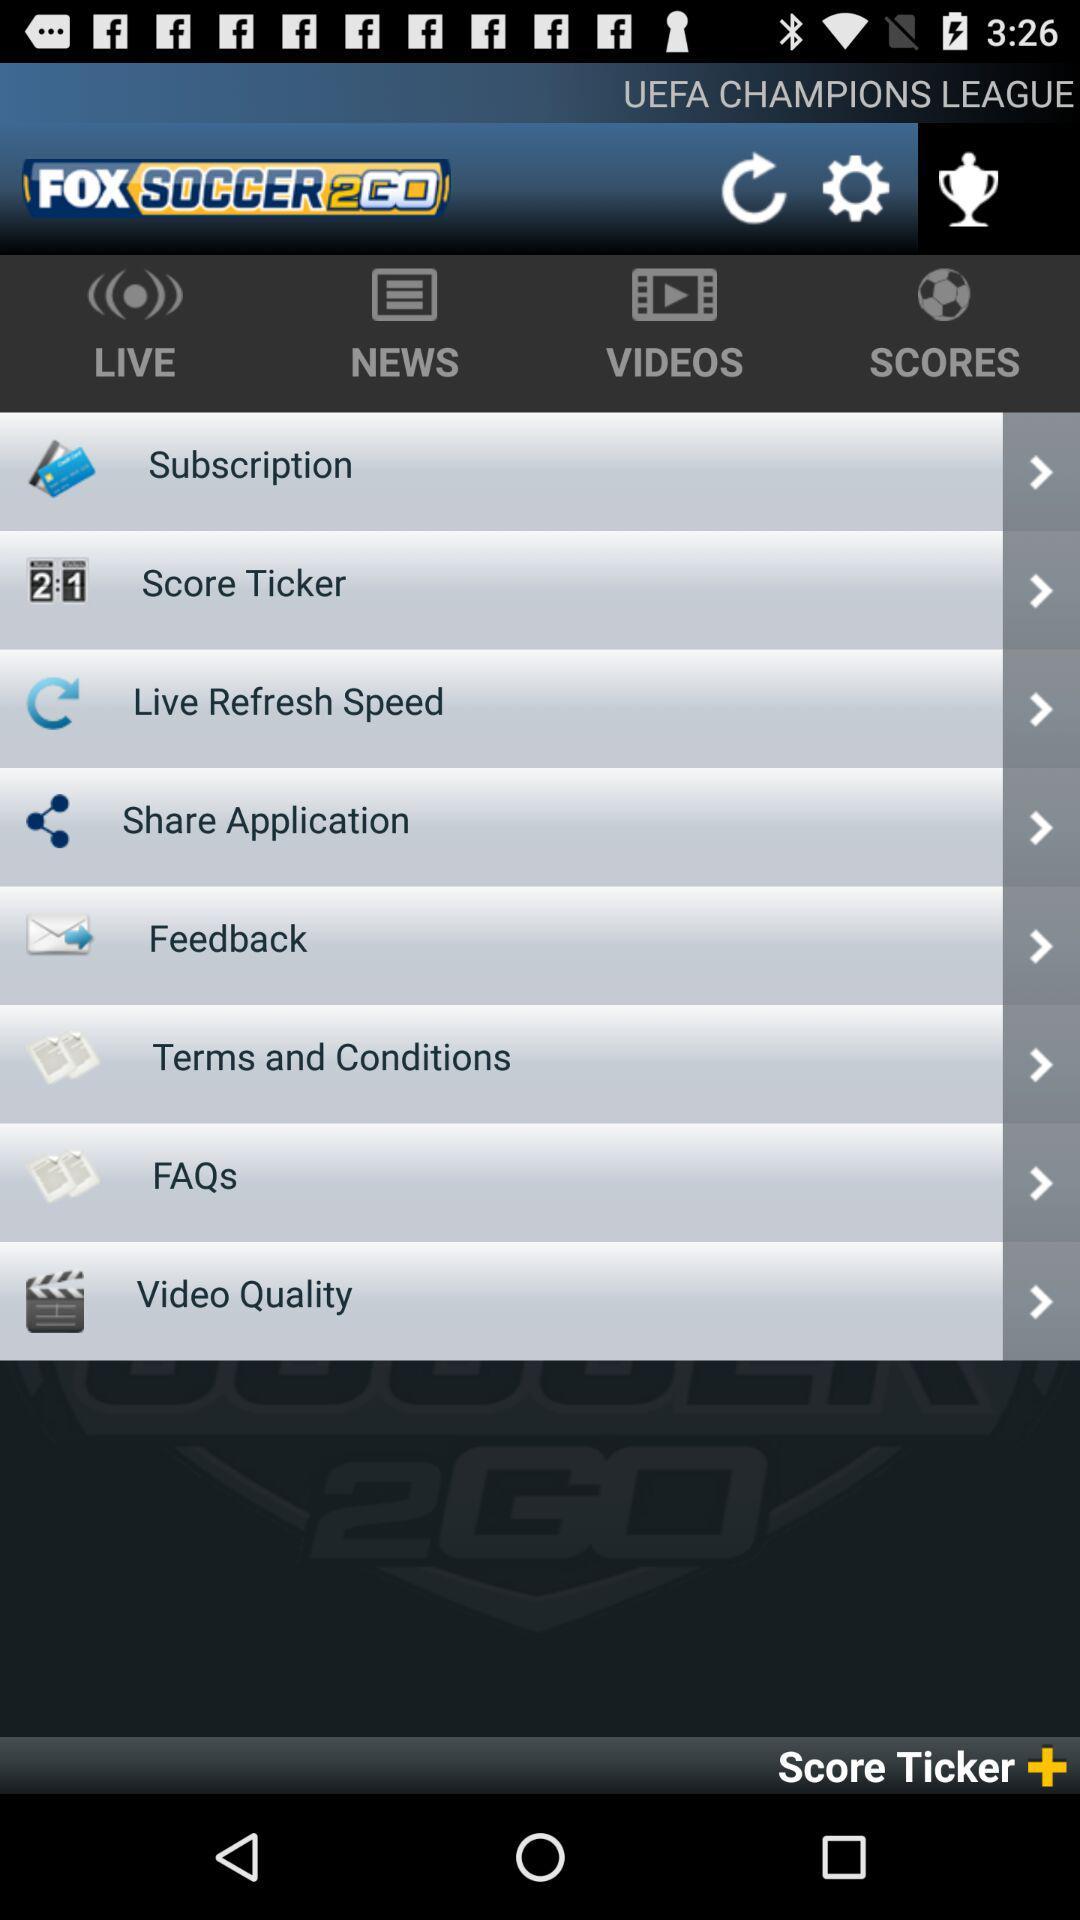 This screenshot has width=1080, height=1920. I want to click on video quality app, so click(243, 1292).